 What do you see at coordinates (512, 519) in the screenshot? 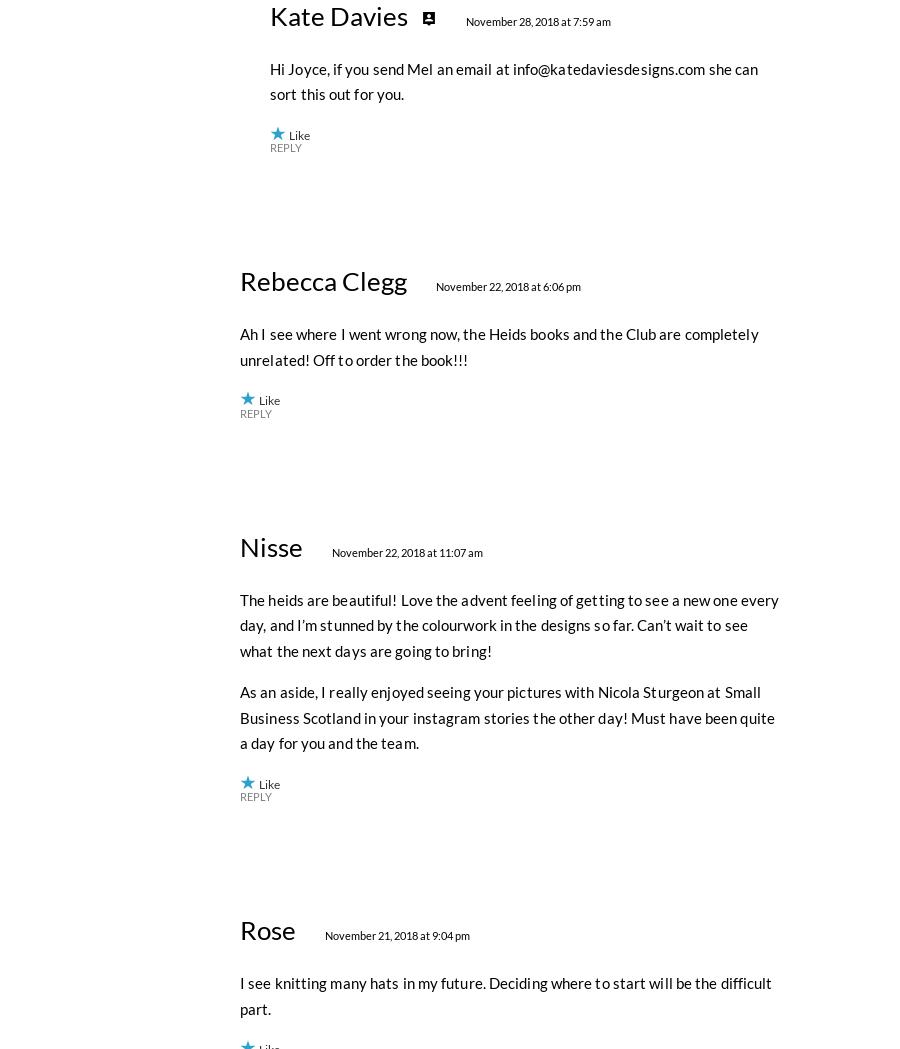
I see `'she can sort this out for you.'` at bounding box center [512, 519].